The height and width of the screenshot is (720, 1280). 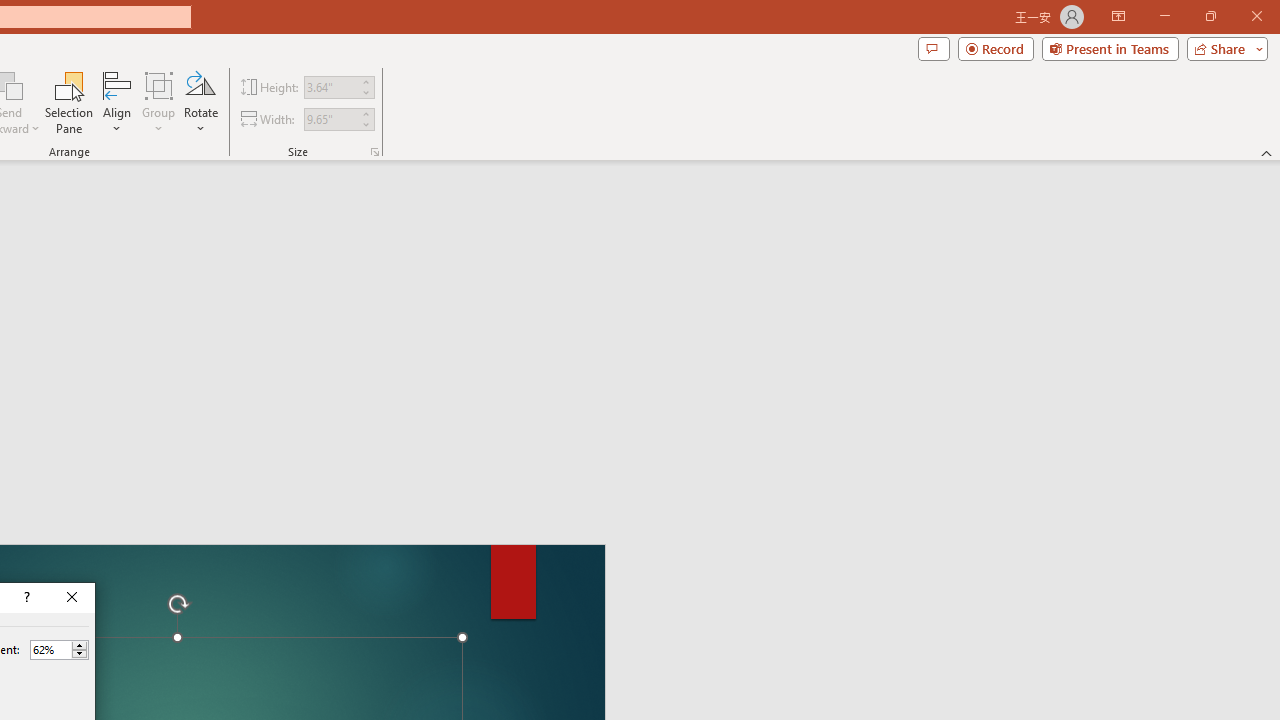 What do you see at coordinates (116, 103) in the screenshot?
I see `'Align'` at bounding box center [116, 103].